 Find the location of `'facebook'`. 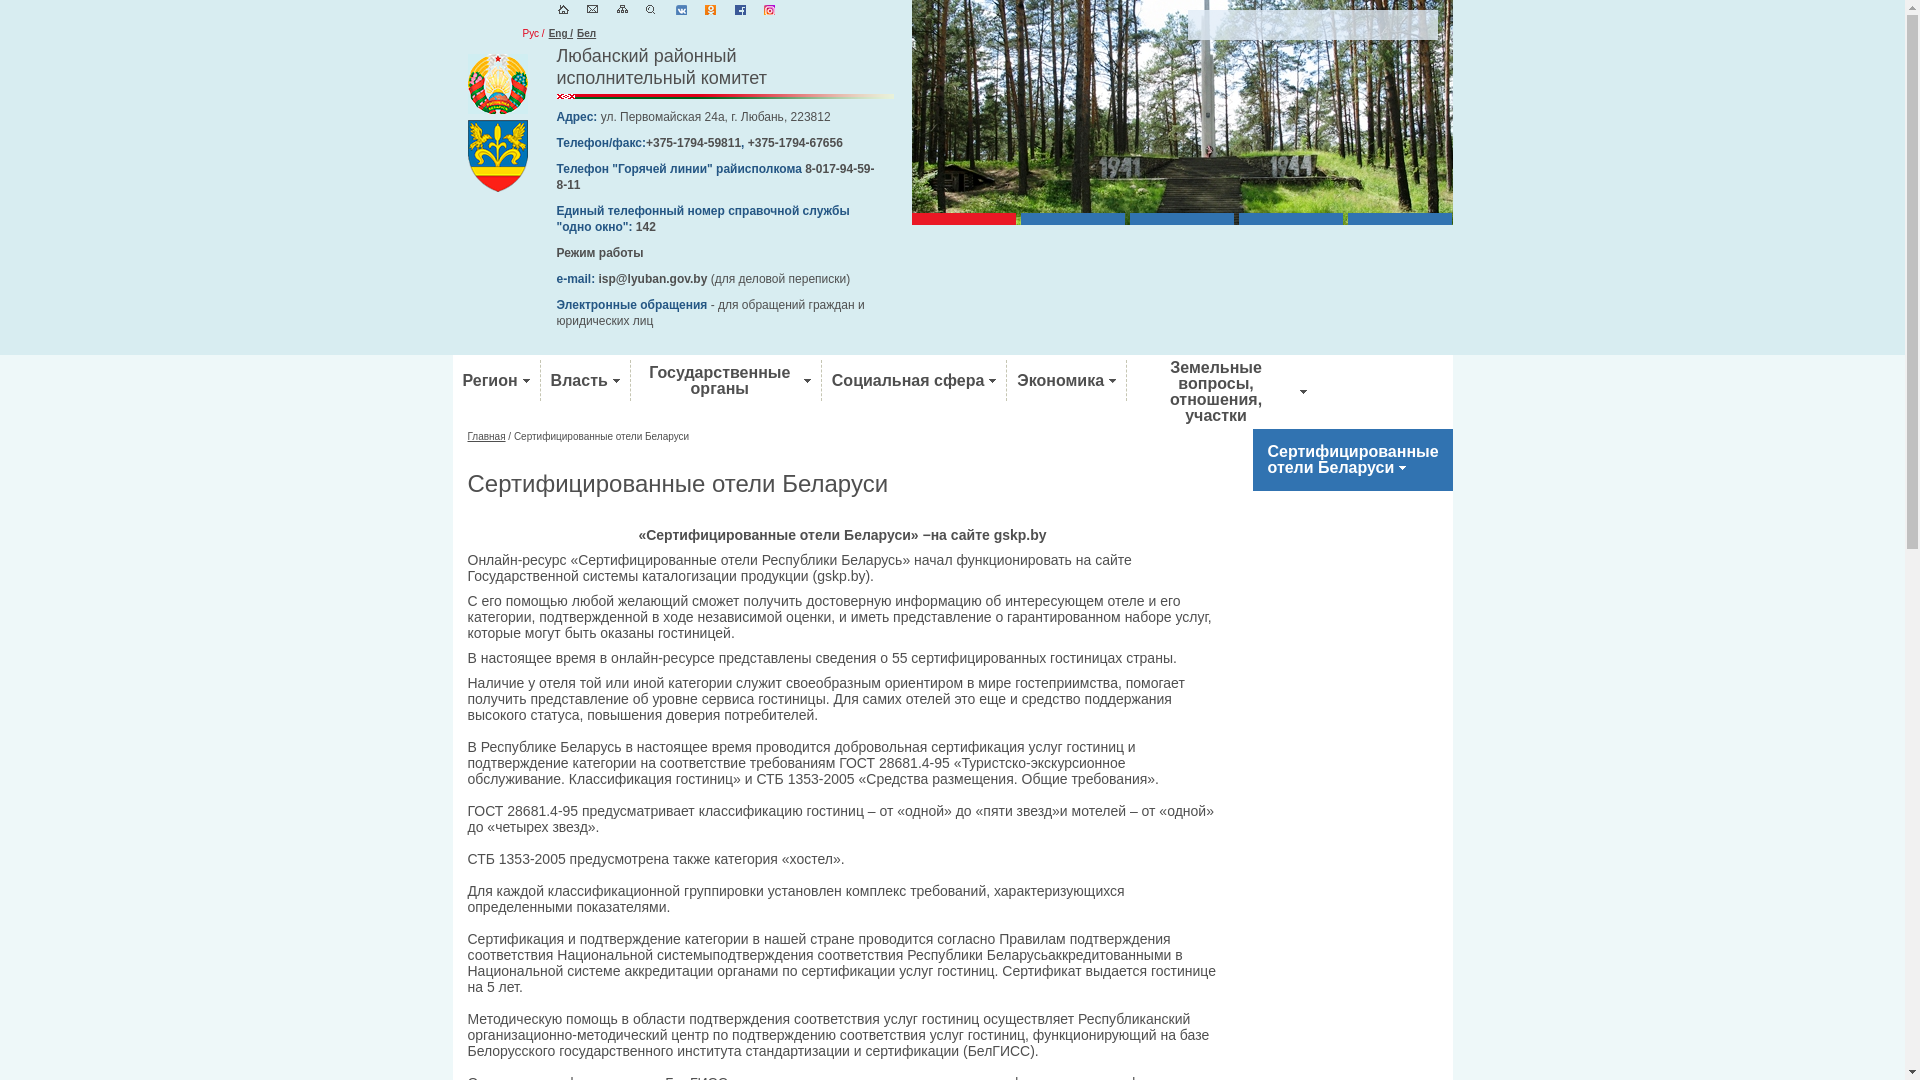

'facebook' is located at coordinates (739, 11).